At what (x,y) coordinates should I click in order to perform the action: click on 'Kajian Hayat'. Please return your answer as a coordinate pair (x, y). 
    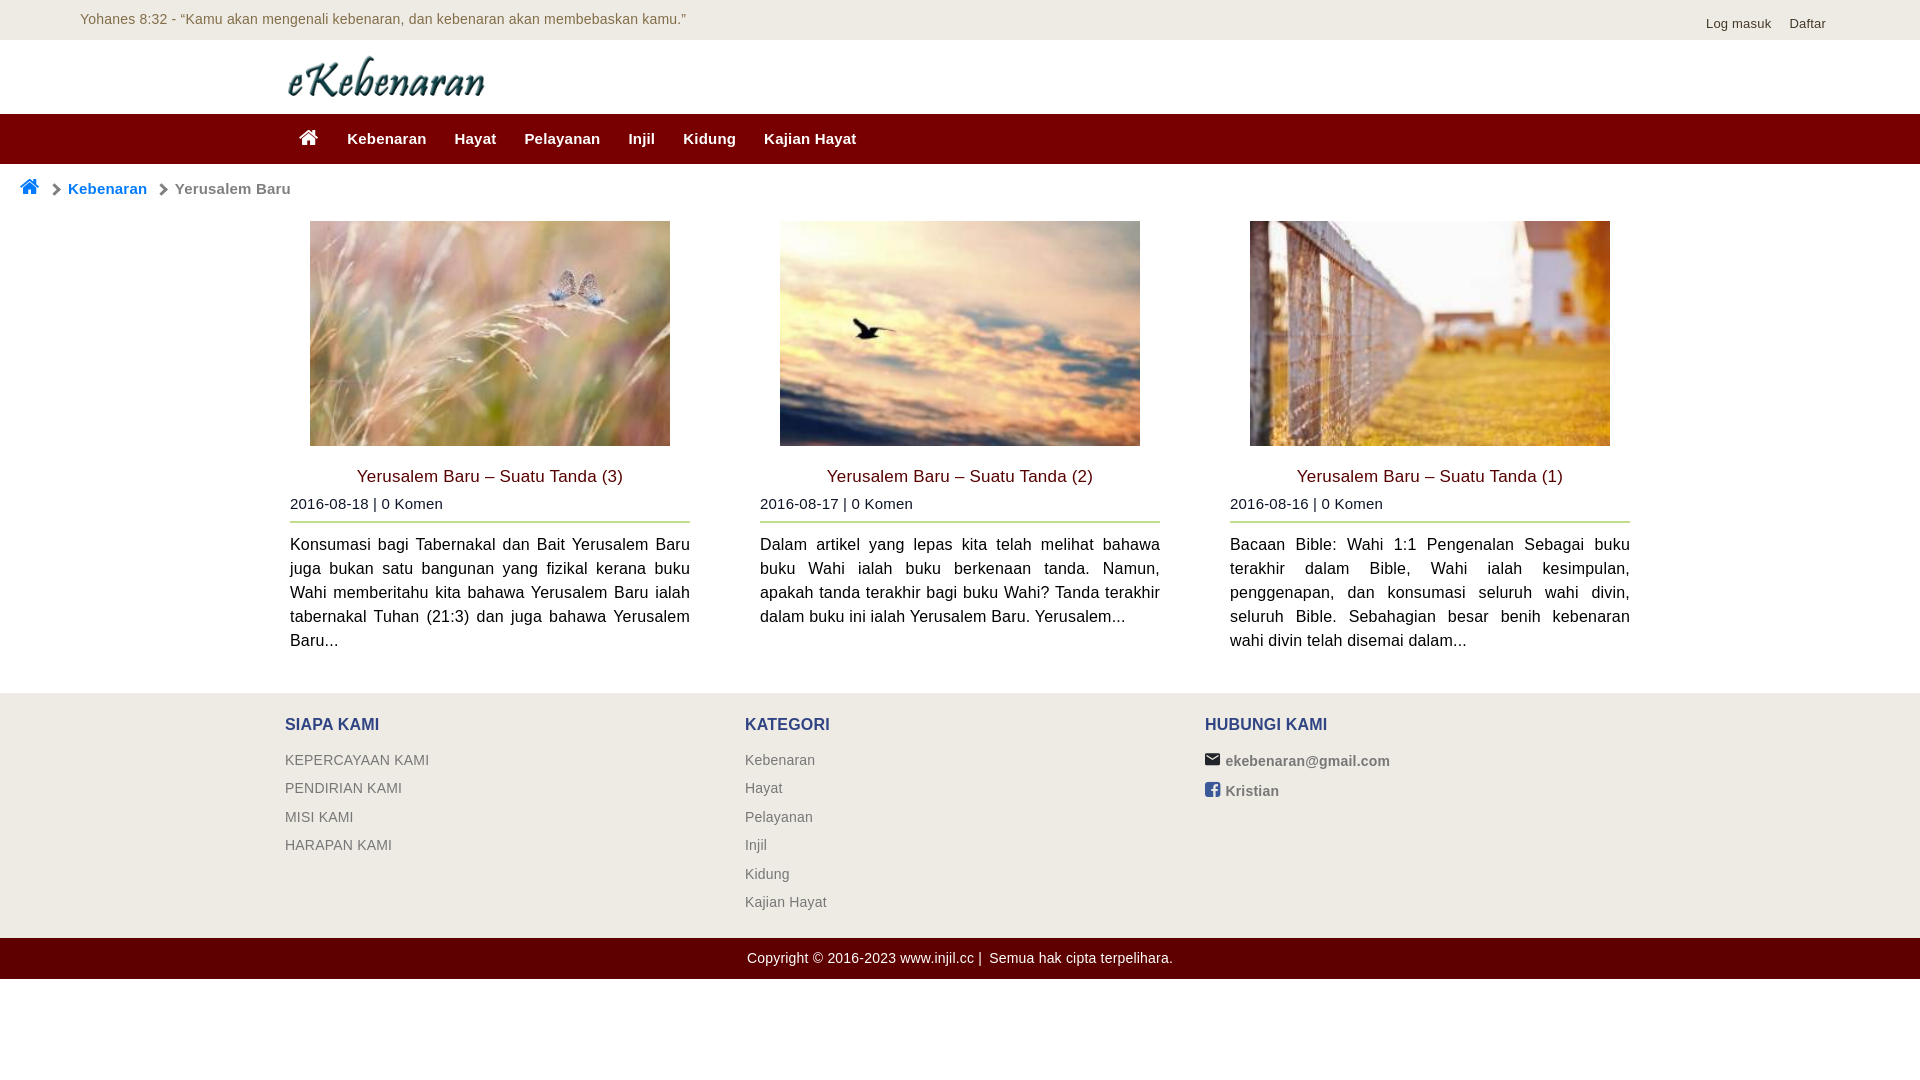
    Looking at the image, I should click on (785, 902).